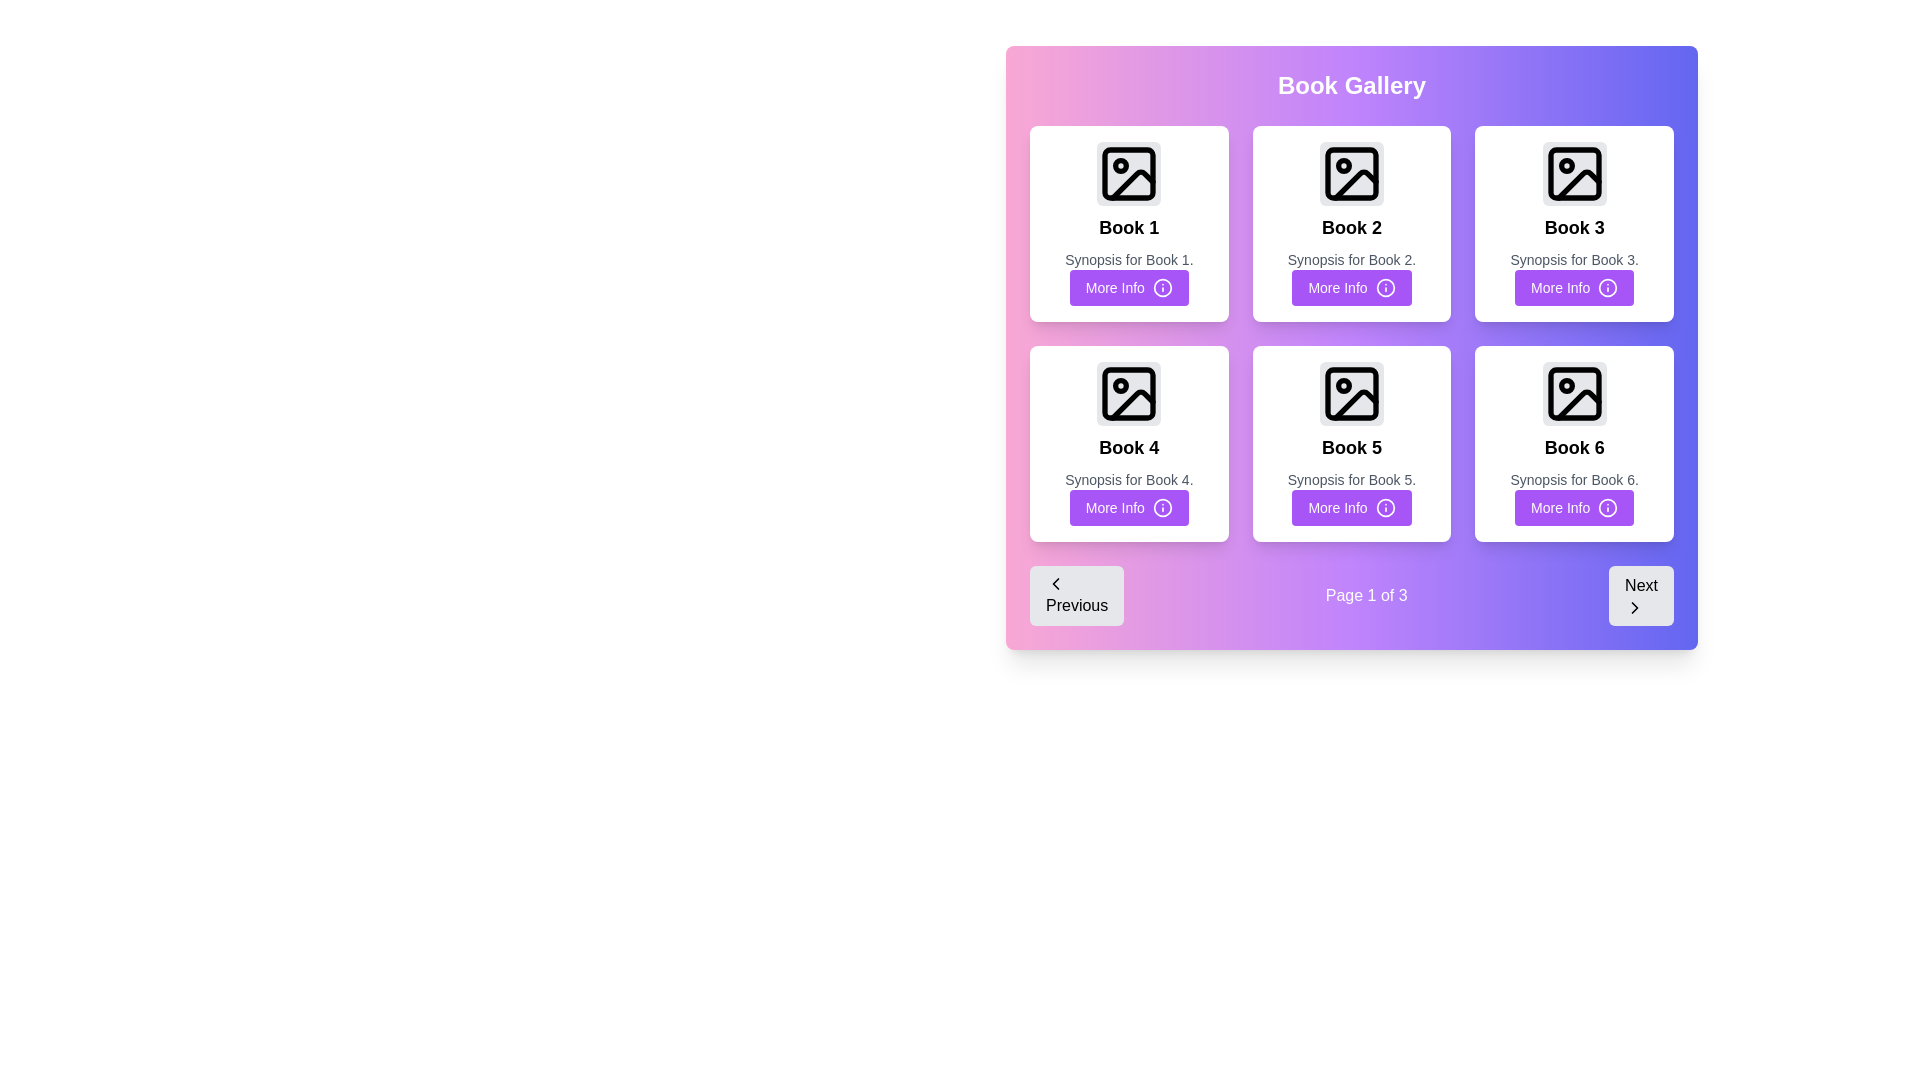 The height and width of the screenshot is (1080, 1920). Describe the element at coordinates (1365, 595) in the screenshot. I see `text from the Text Label located in the middle of the horizontal navigation control bar, positioned between the 'Previous' and 'Next' buttons` at that location.